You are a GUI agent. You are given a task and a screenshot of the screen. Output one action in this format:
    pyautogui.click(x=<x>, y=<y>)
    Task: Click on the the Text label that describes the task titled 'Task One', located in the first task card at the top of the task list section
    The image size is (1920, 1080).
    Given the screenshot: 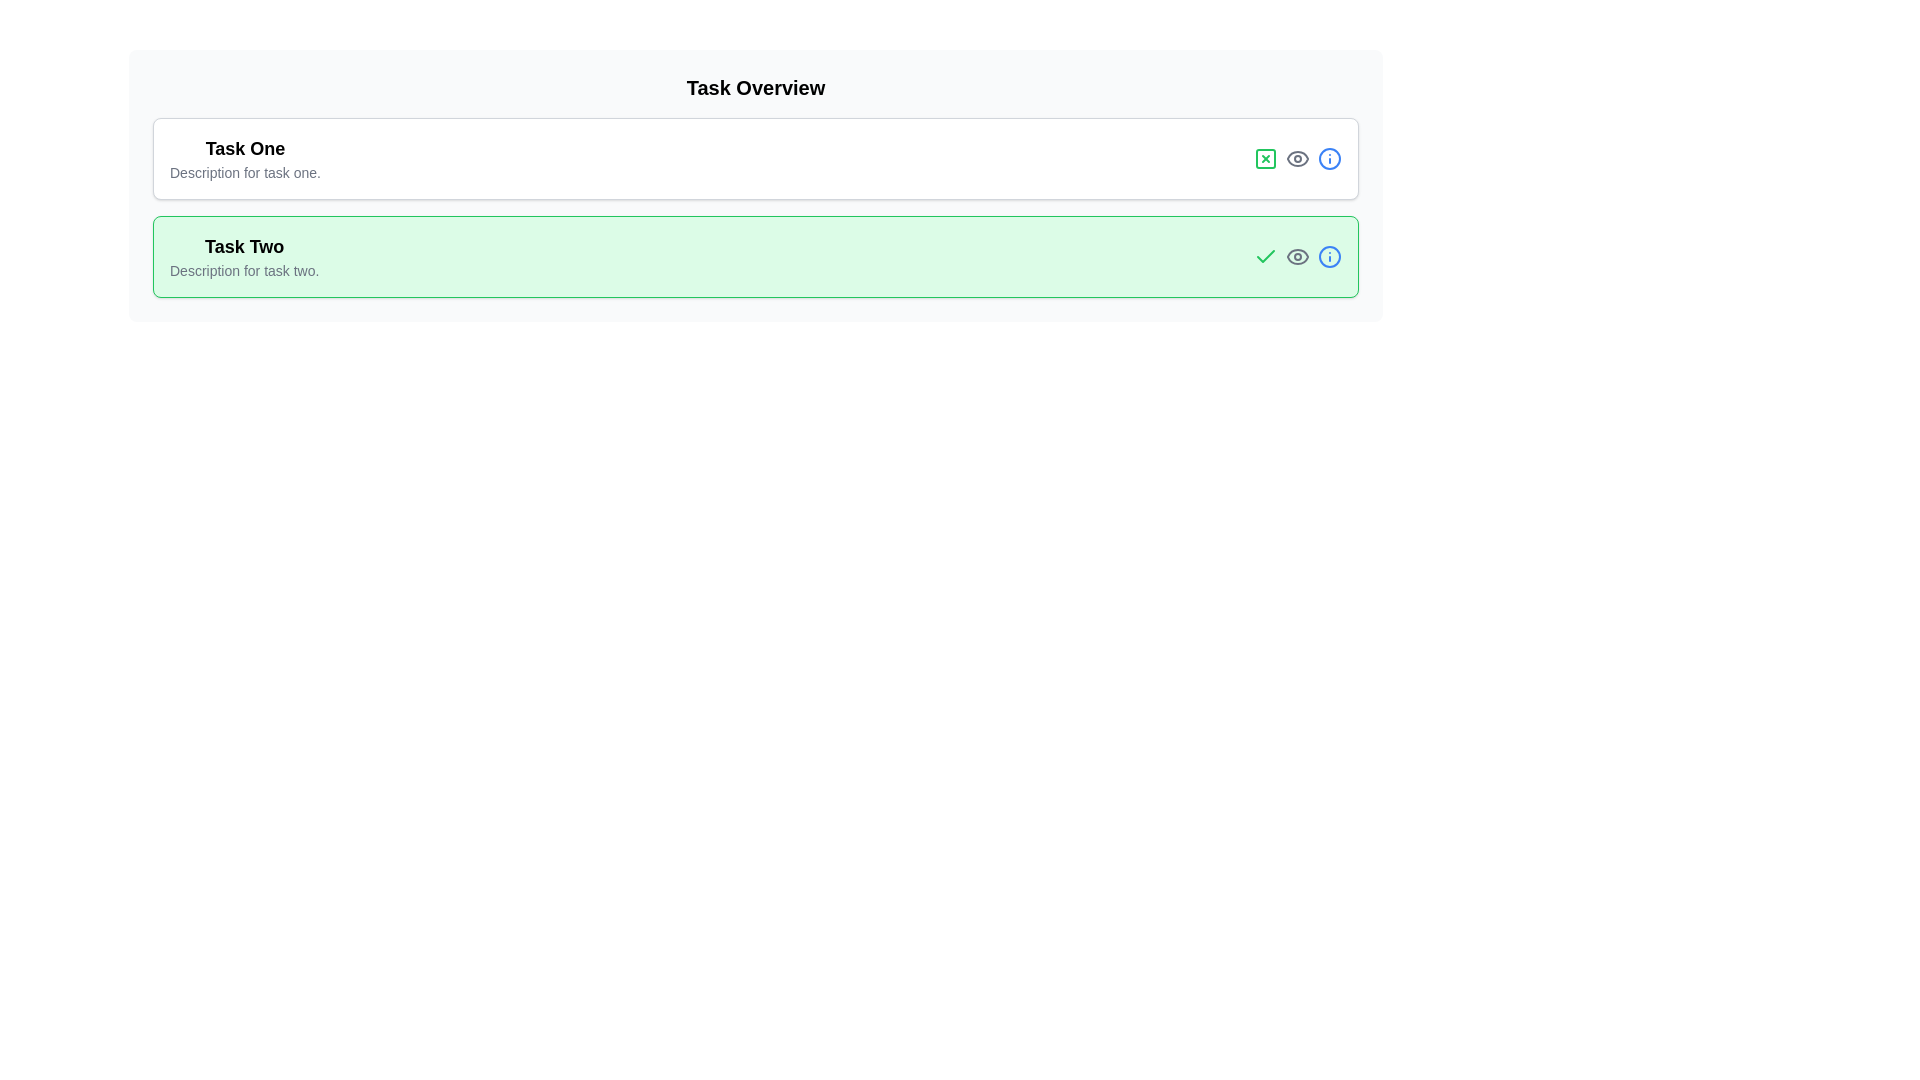 What is the action you would take?
    pyautogui.click(x=244, y=172)
    